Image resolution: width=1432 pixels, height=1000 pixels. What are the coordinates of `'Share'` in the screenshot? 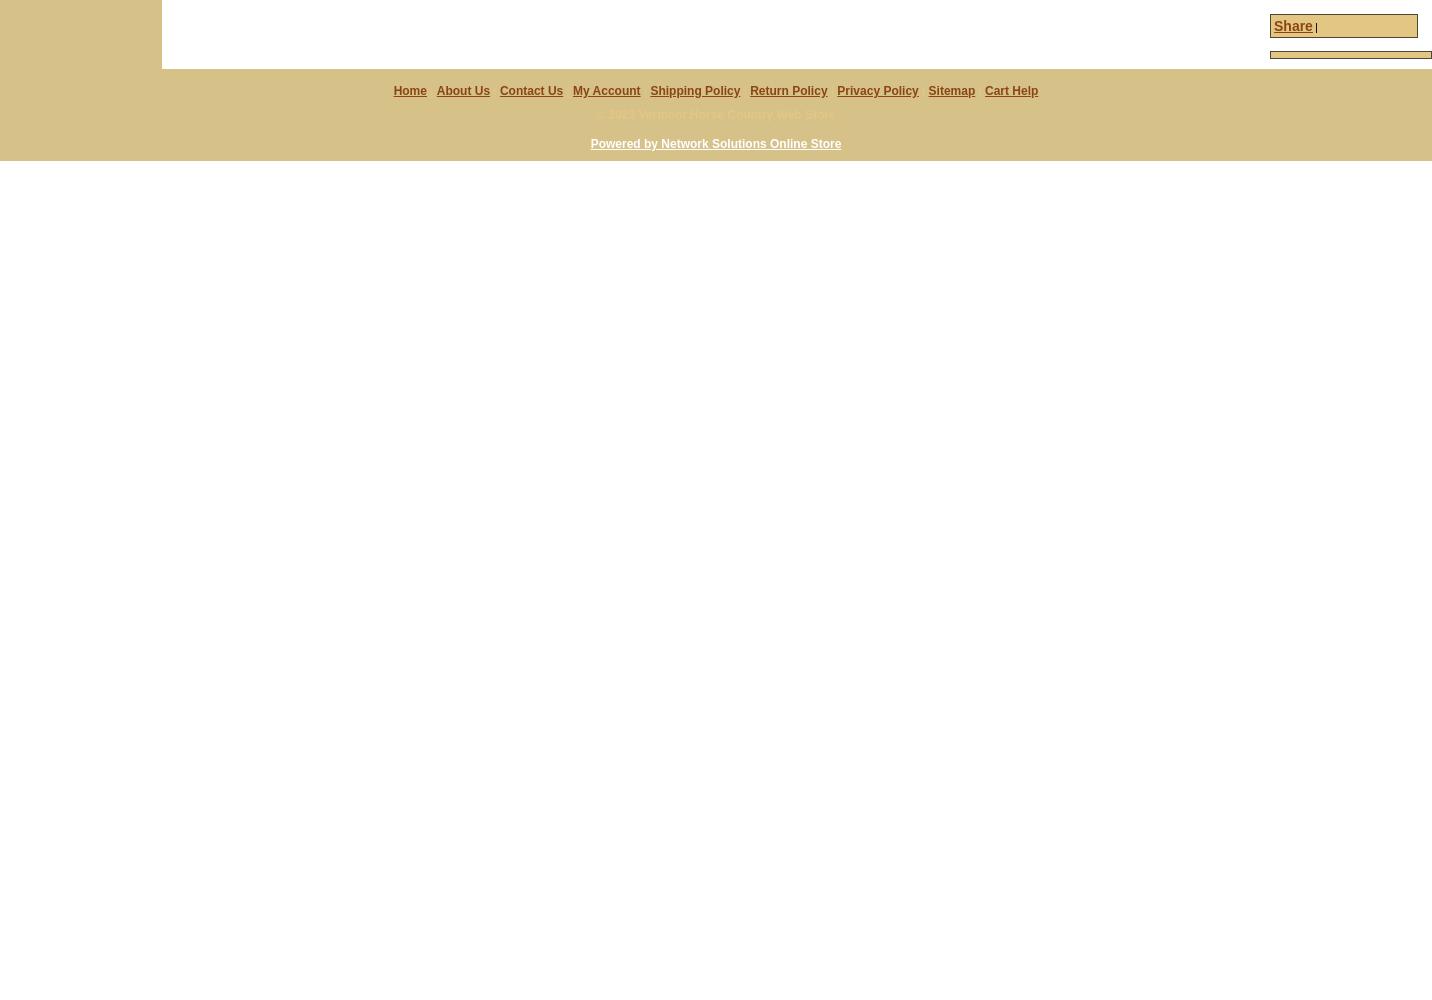 It's located at (1292, 25).